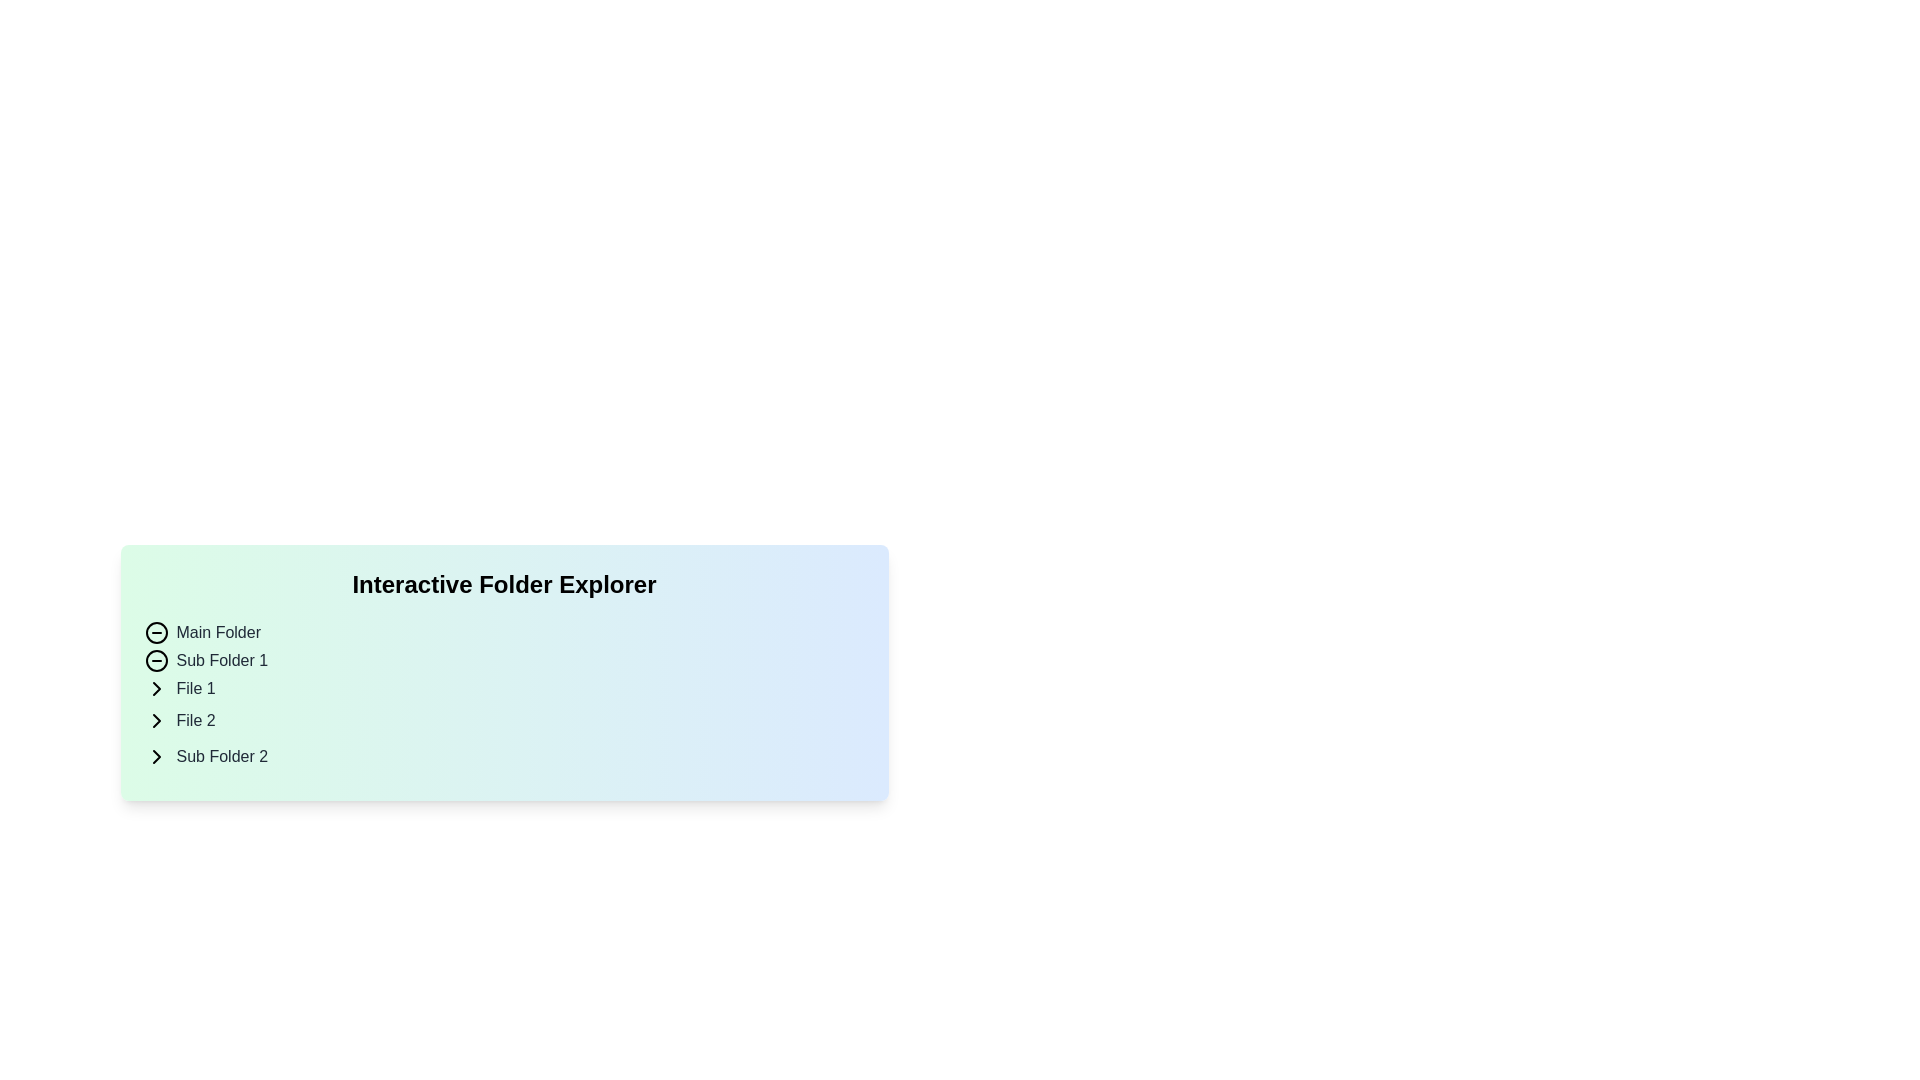  What do you see at coordinates (155, 756) in the screenshot?
I see `the arrow icon button next to the 'Sub Folder 2' label` at bounding box center [155, 756].